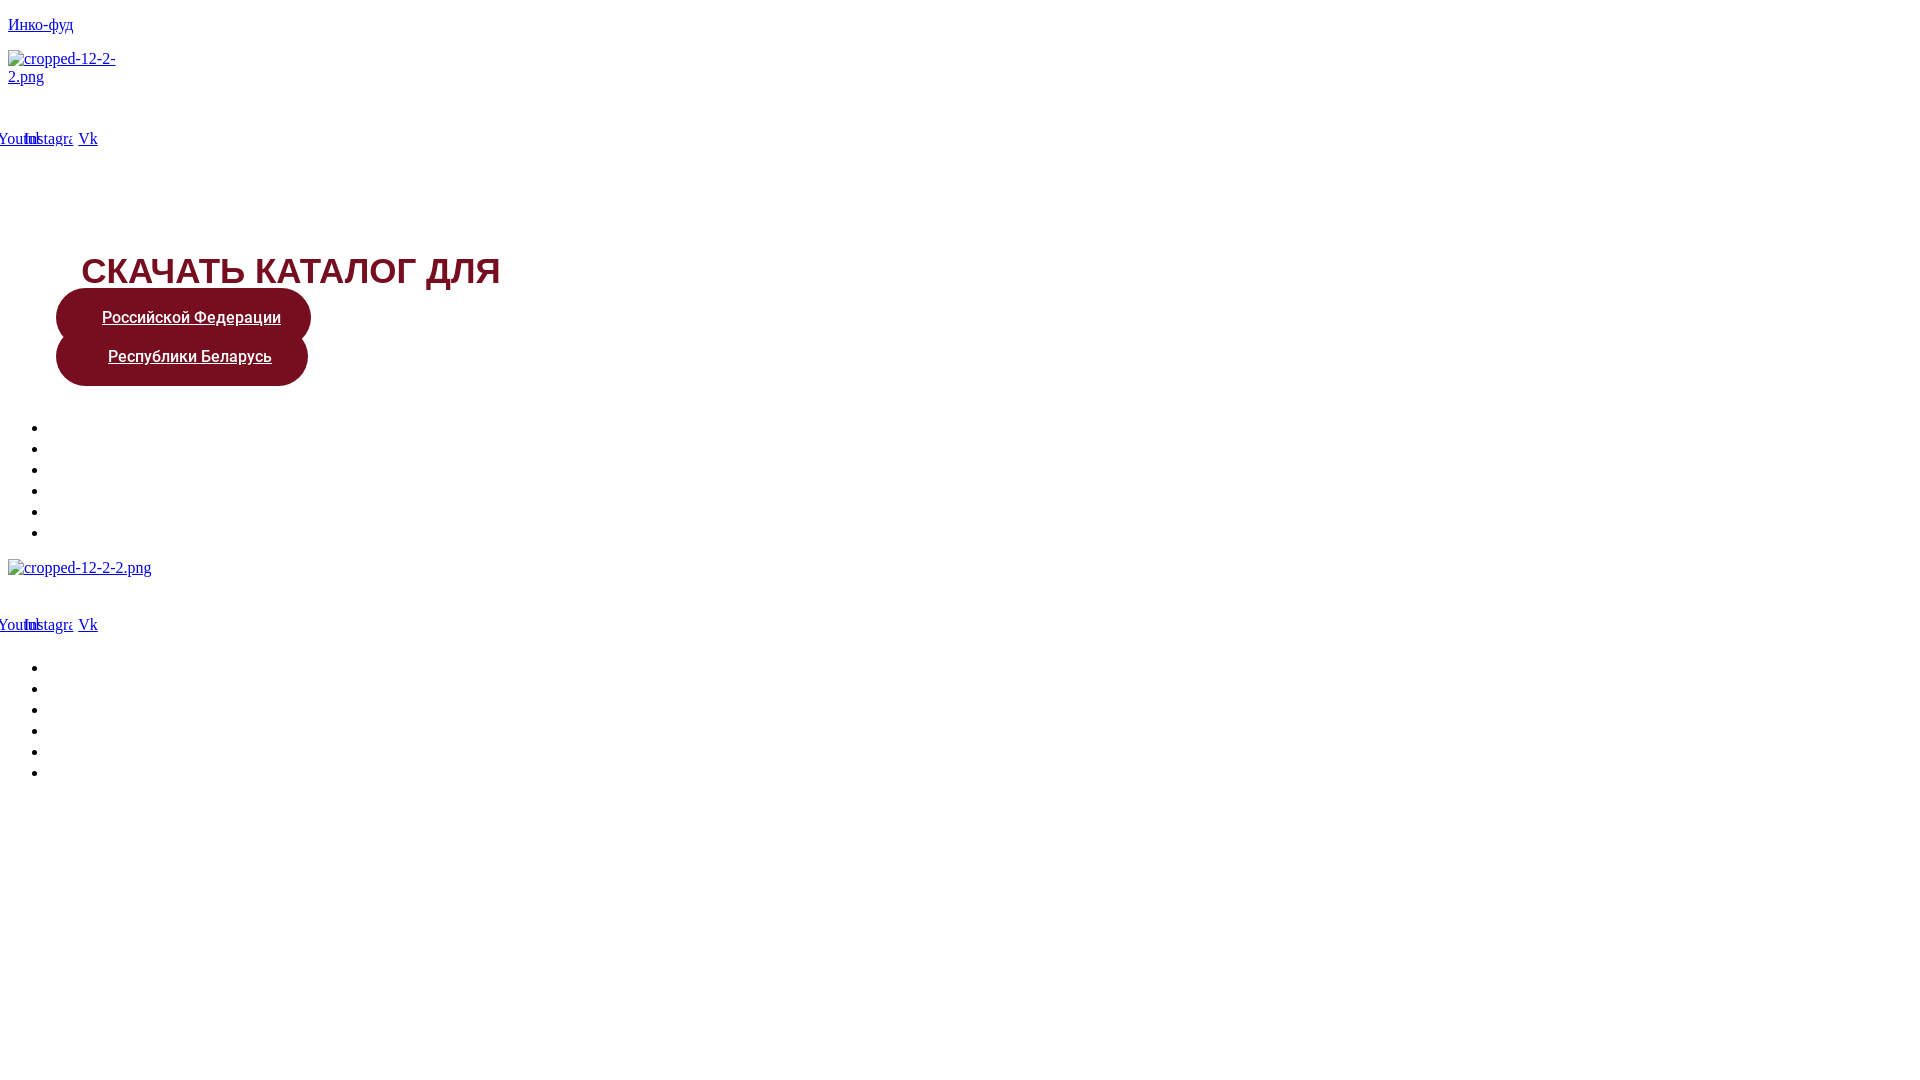 This screenshot has width=1920, height=1080. What do you see at coordinates (86, 623) in the screenshot?
I see `'Vk'` at bounding box center [86, 623].